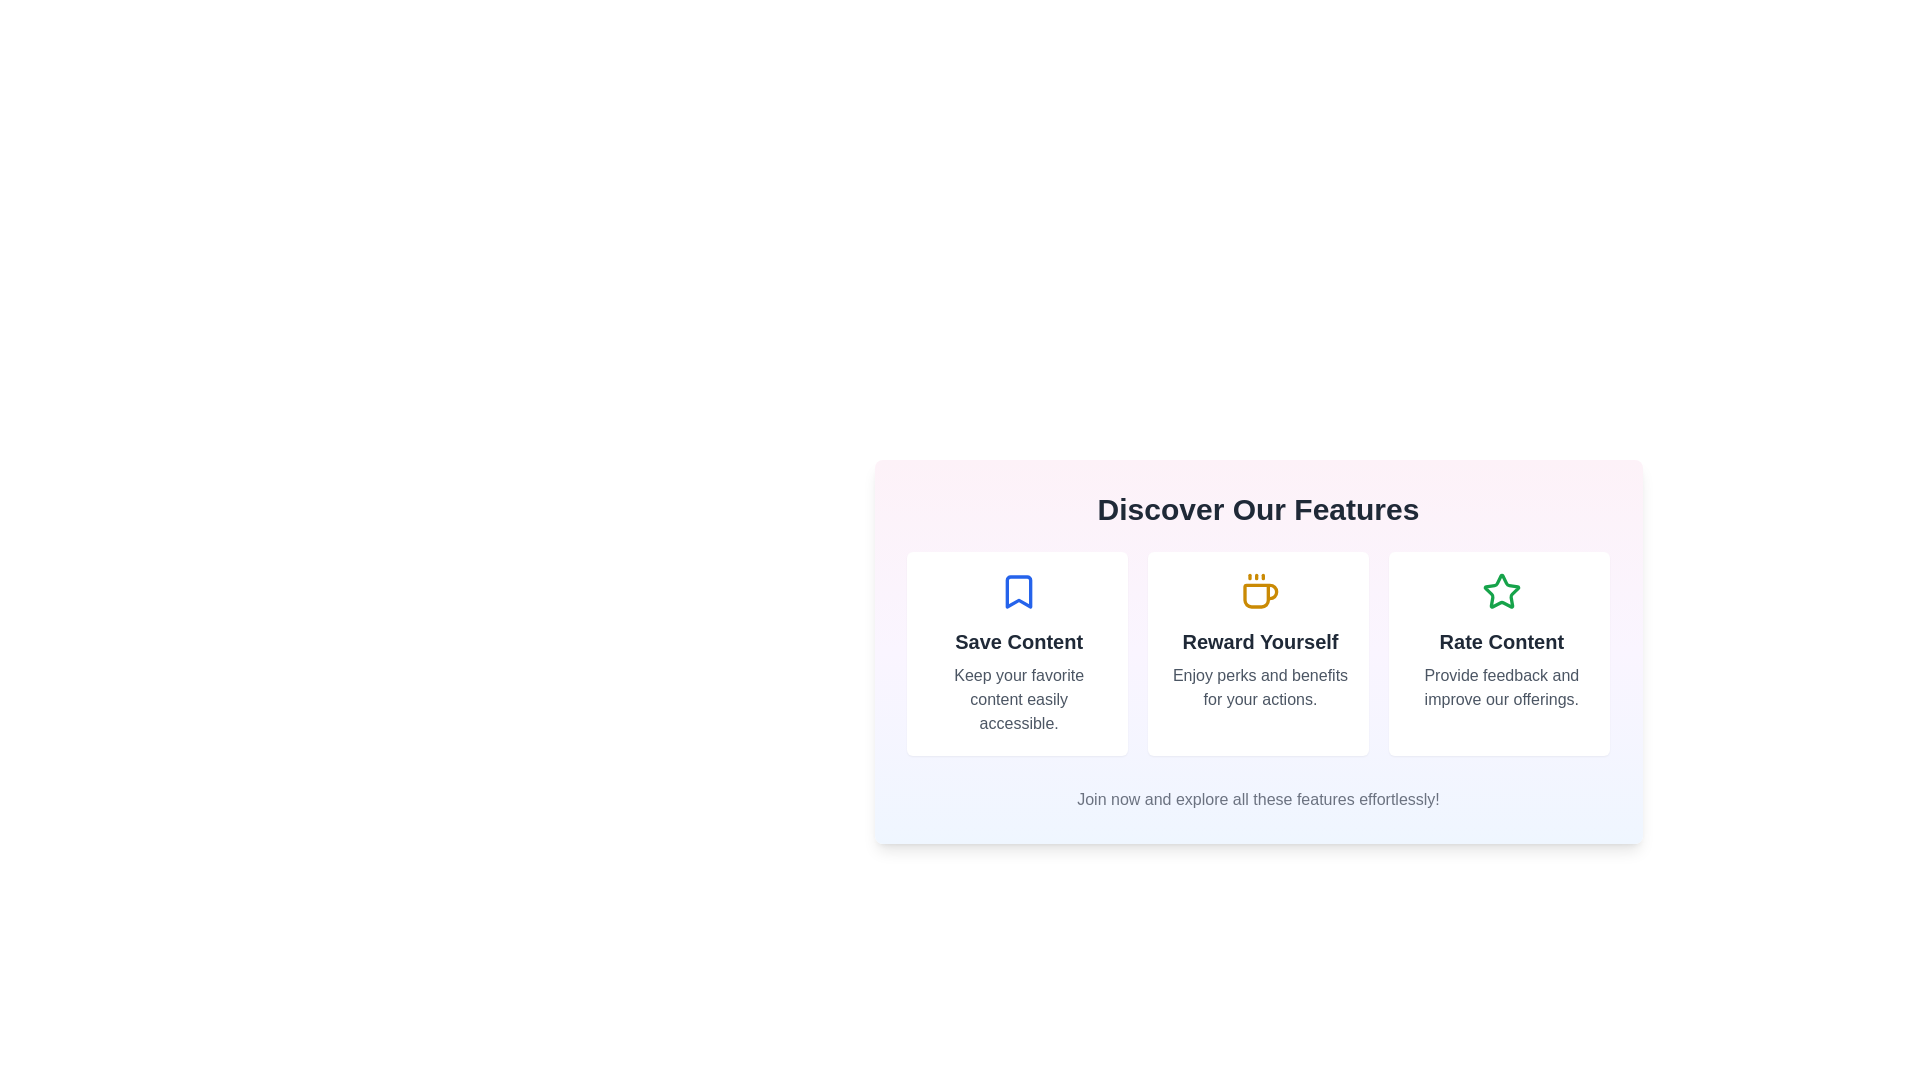  I want to click on the decorative icon associated with the text 'Reward Yourself' located in the second column under 'Discover Our Features', so click(1259, 590).